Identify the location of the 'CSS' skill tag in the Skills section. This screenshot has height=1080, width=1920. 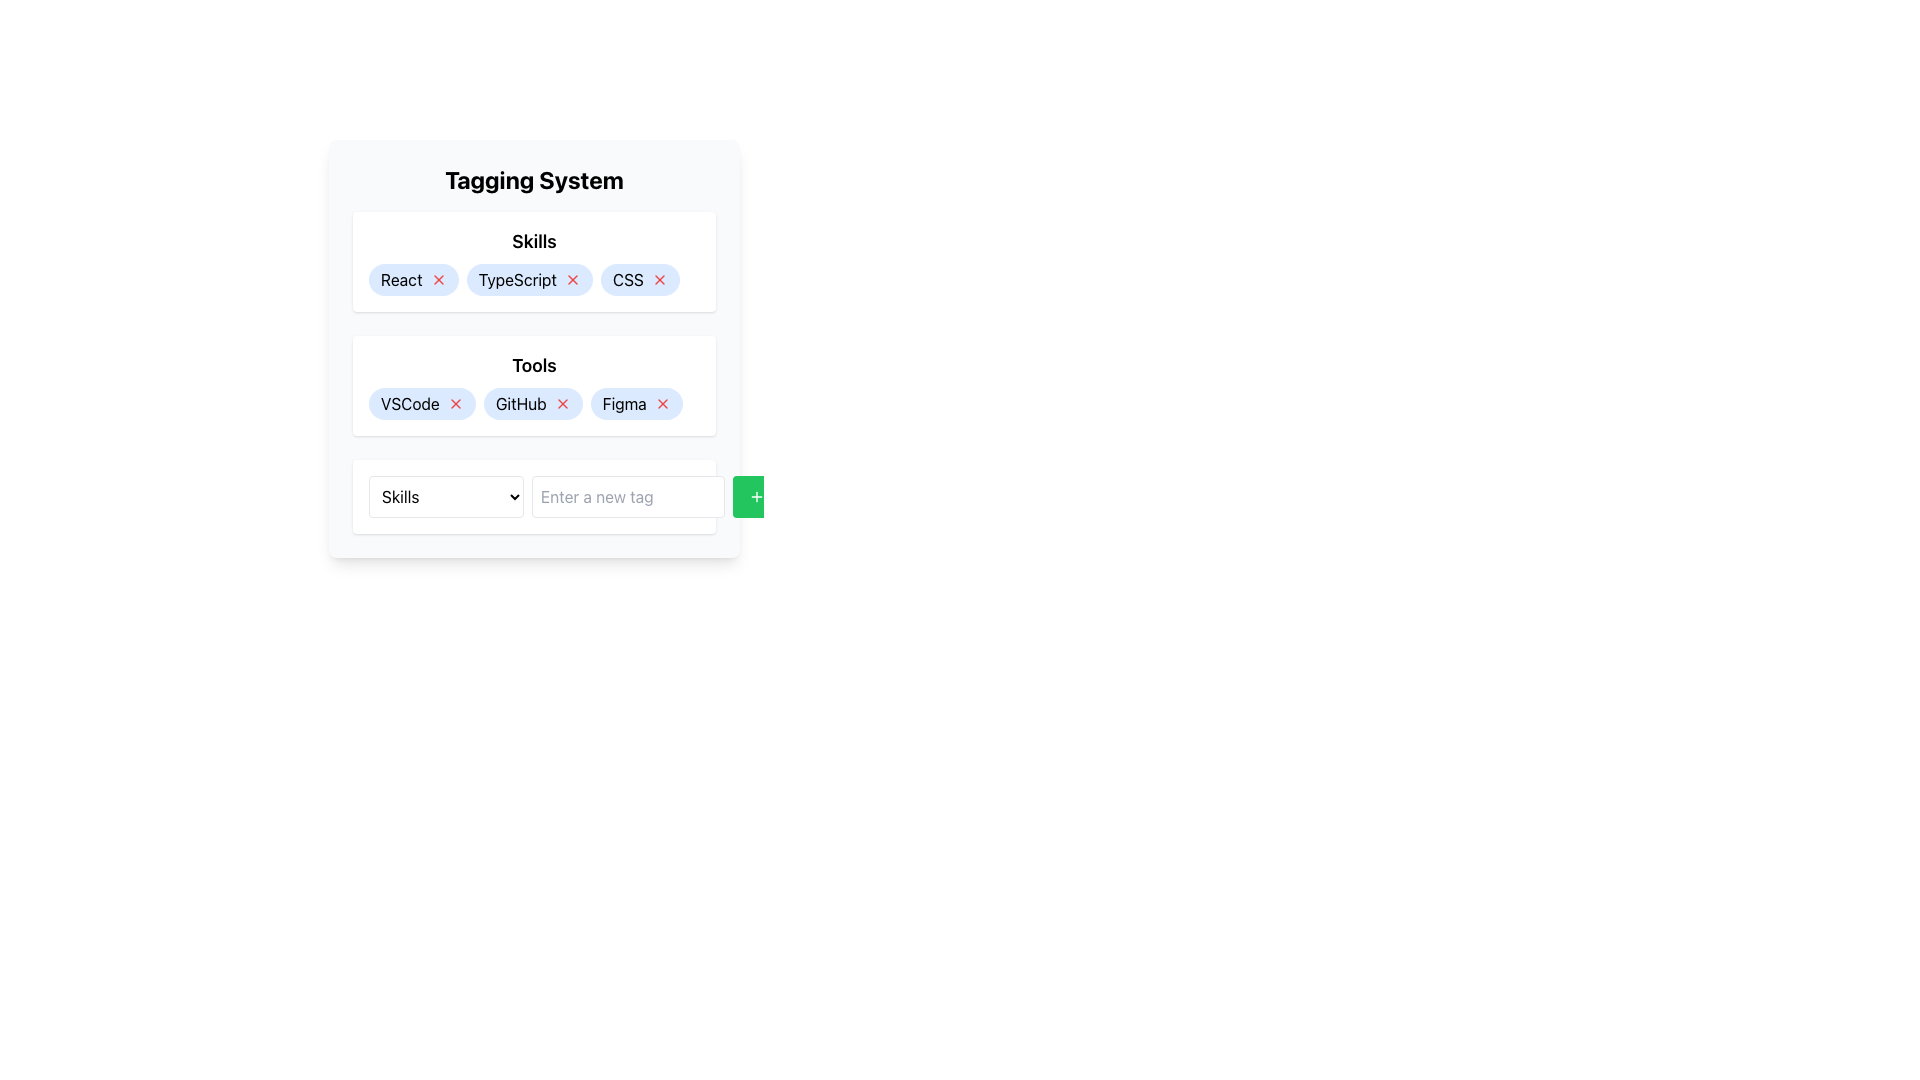
(627, 280).